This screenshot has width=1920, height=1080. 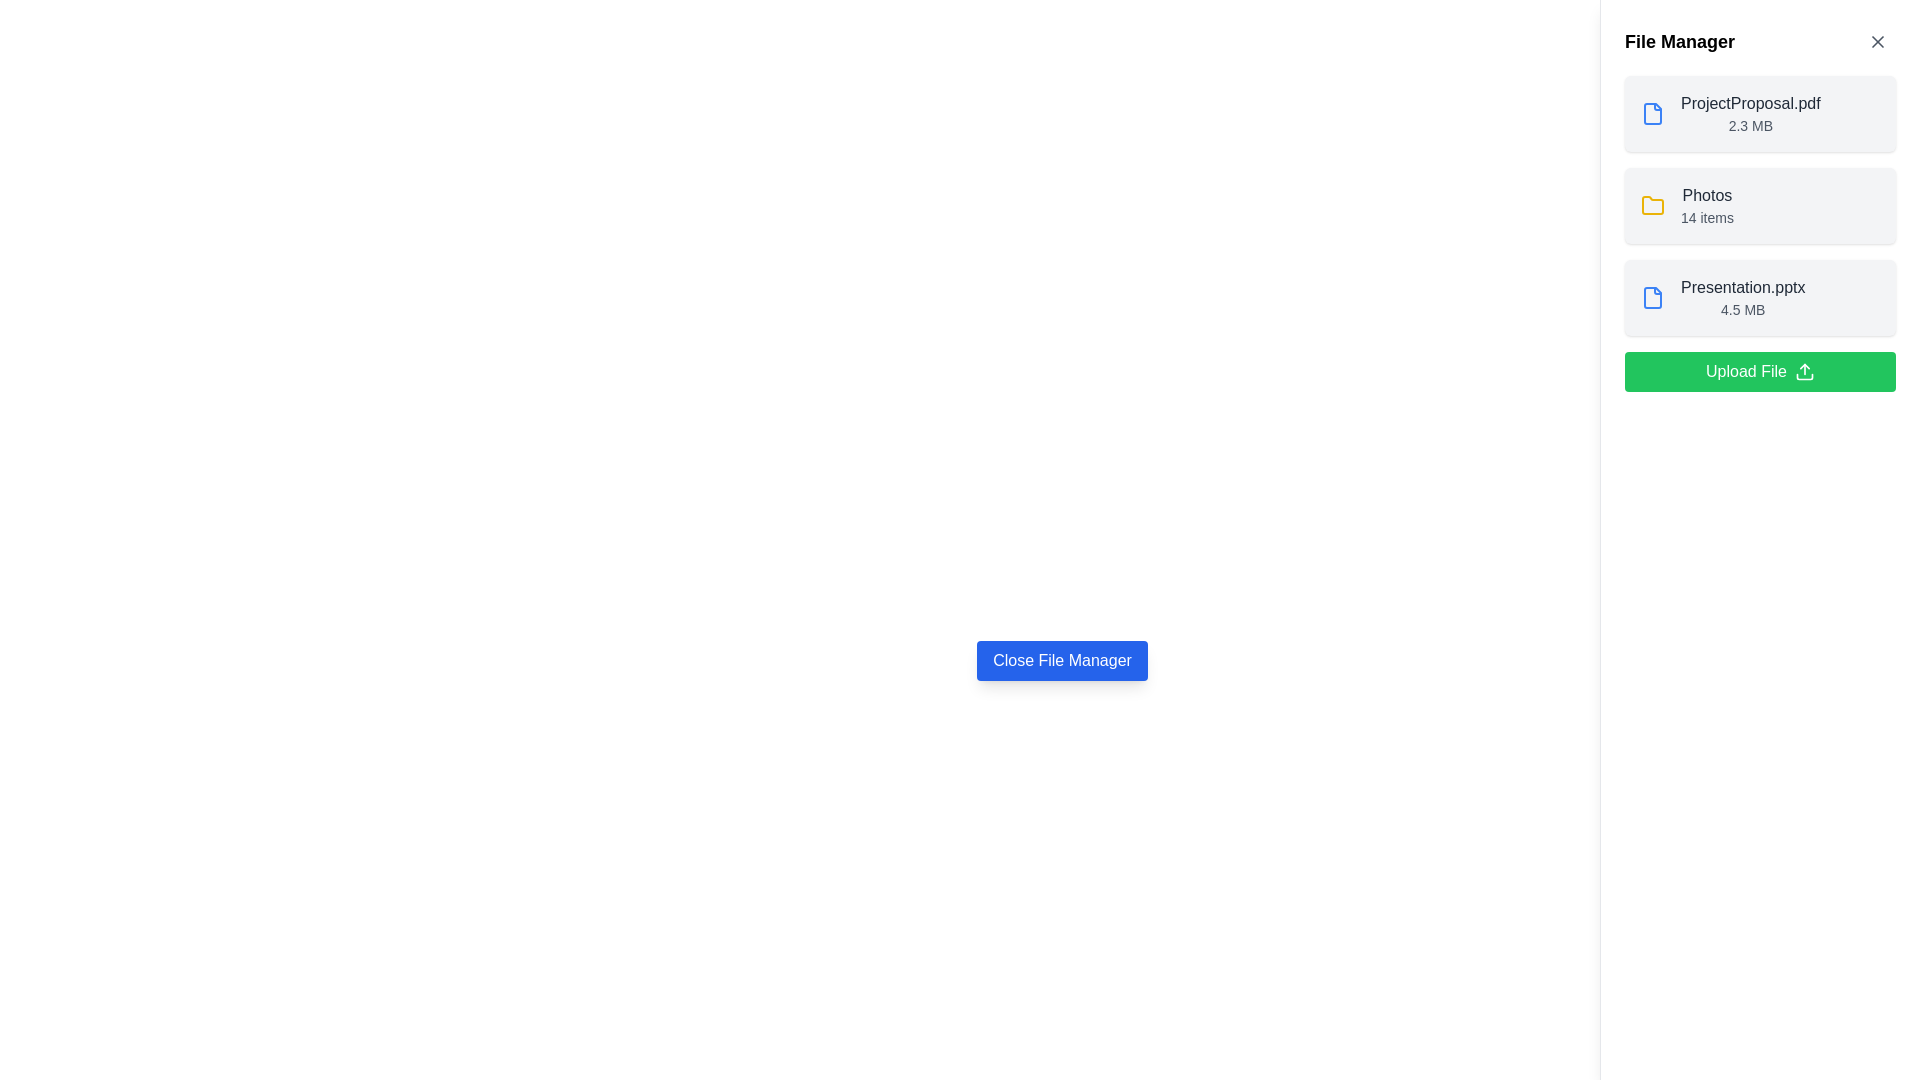 I want to click on the folder icon with a yellow outline in the second item of the list within the 'File Manager' section, so click(x=1652, y=205).